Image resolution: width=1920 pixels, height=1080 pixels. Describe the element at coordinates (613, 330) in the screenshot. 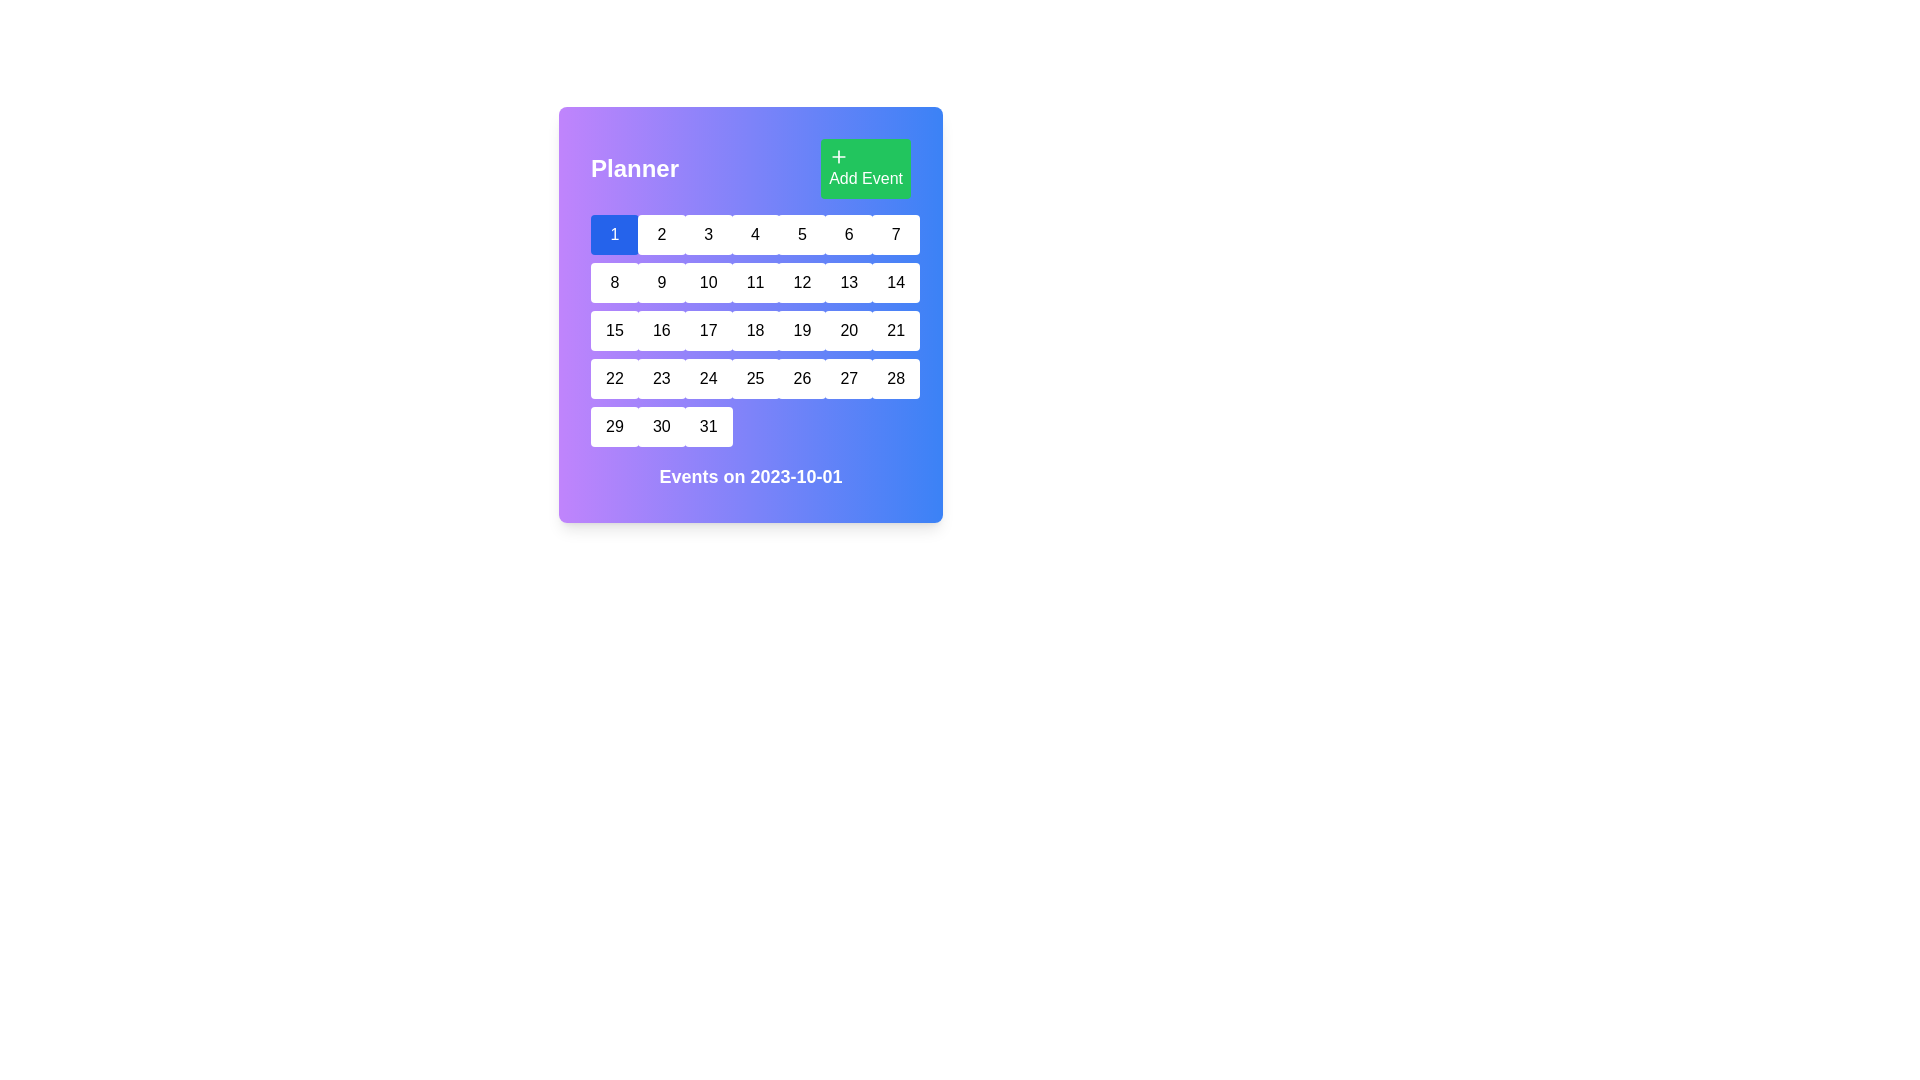

I see `the calendar button located in the third row and first column of a grid layout` at that location.